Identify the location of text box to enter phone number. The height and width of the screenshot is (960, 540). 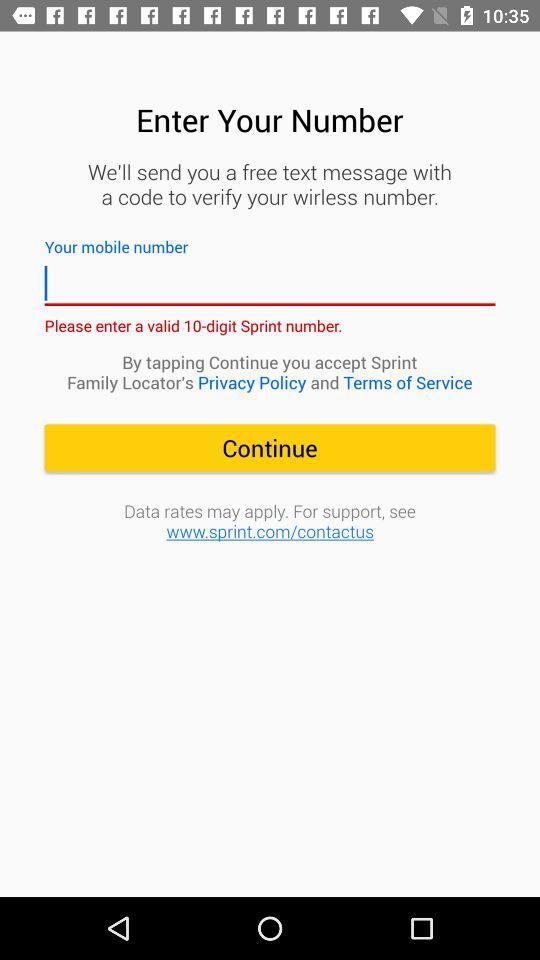
(270, 282).